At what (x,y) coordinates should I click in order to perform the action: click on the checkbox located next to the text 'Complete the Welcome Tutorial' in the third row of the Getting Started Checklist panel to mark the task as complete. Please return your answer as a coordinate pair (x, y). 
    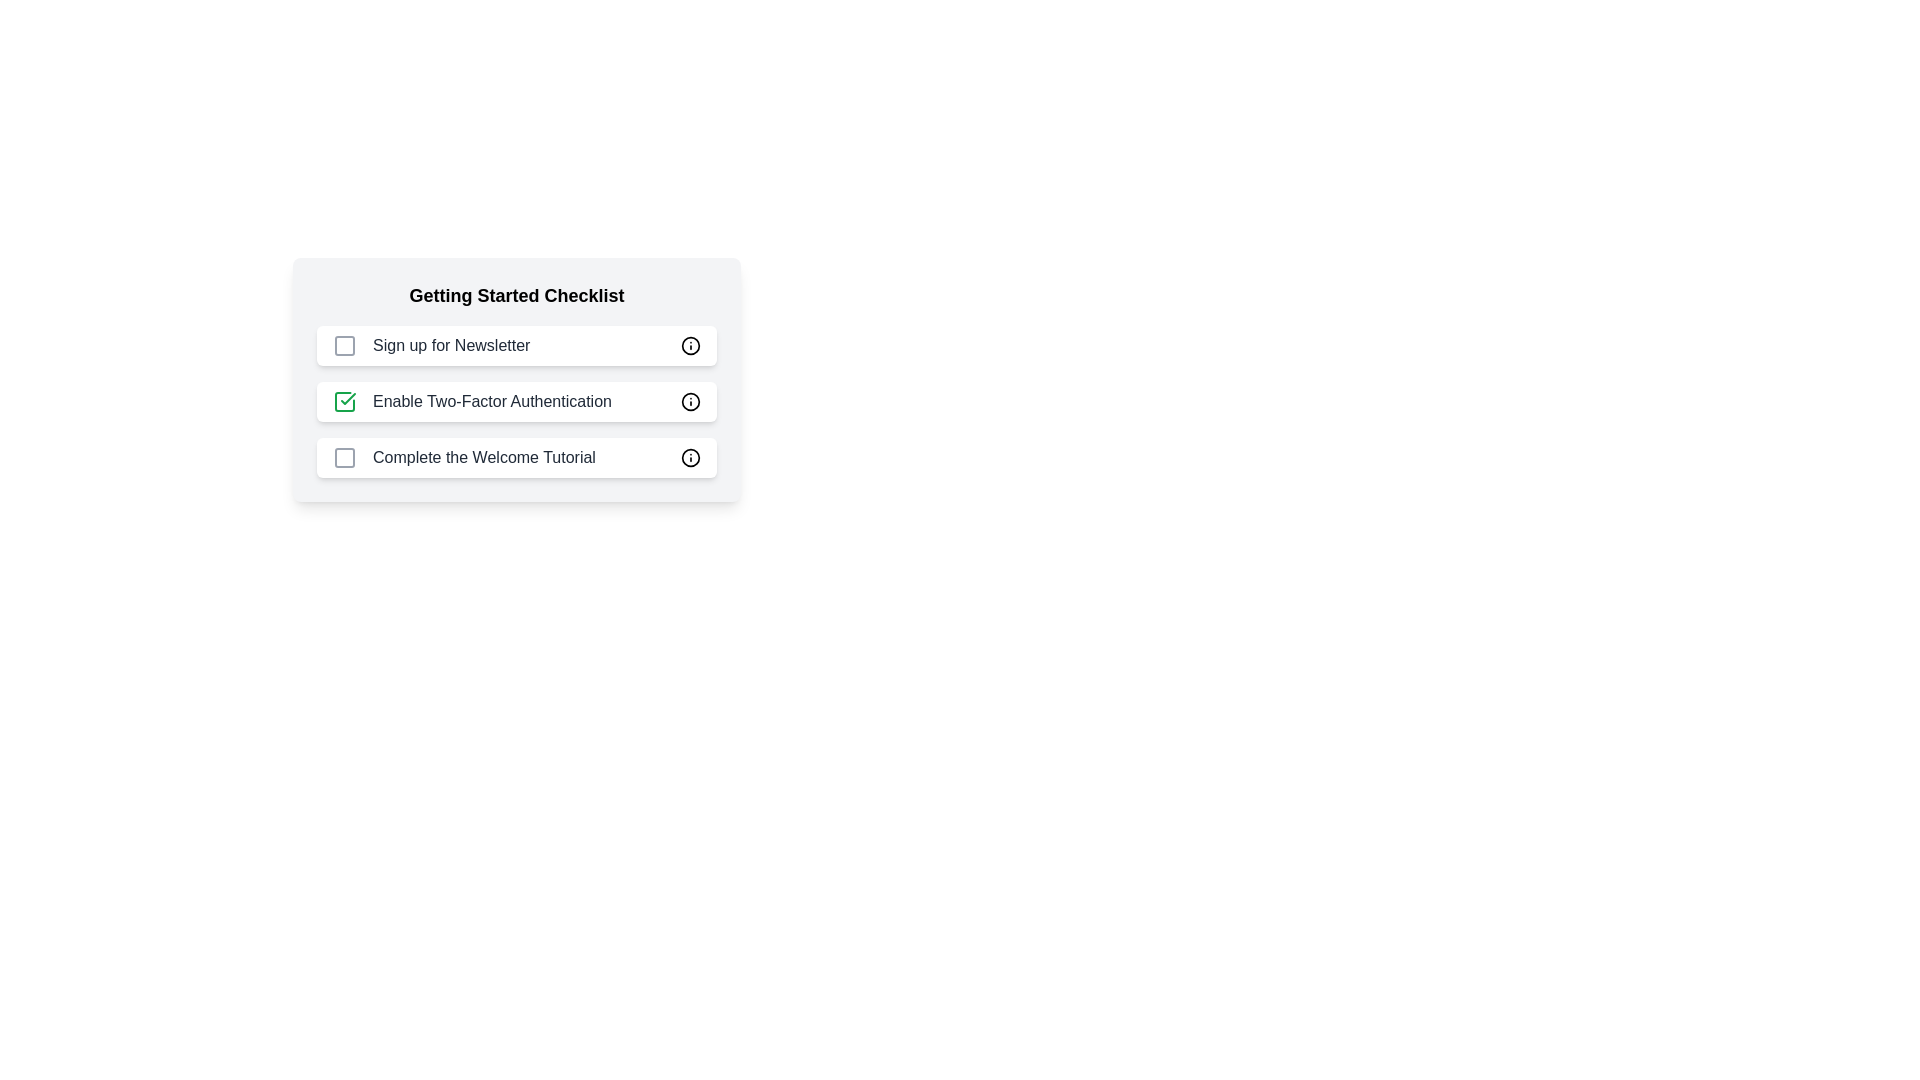
    Looking at the image, I should click on (345, 458).